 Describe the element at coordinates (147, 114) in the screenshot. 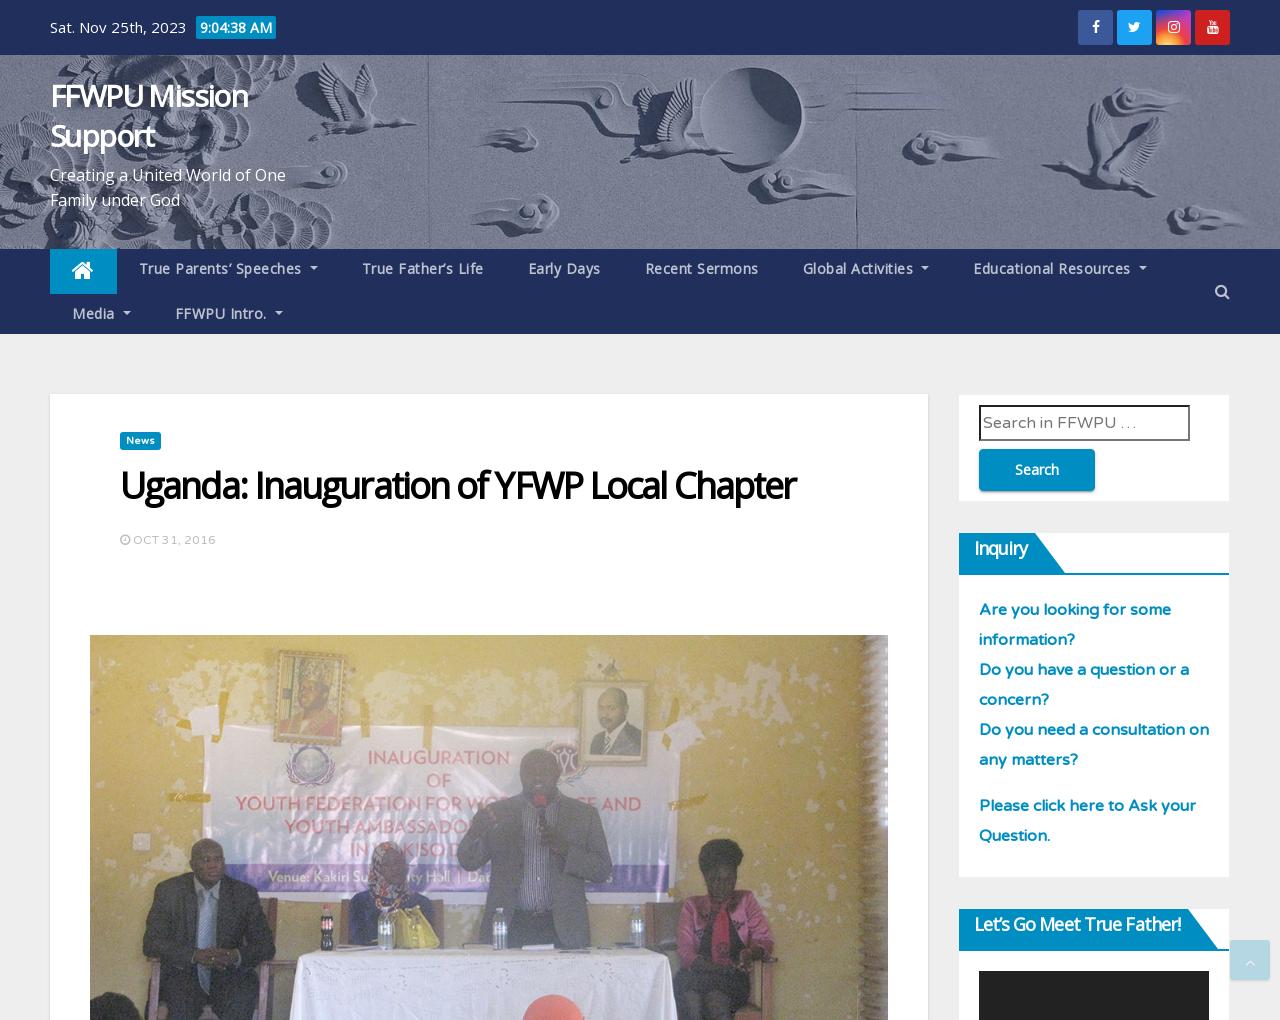

I see `'FFWPU Mission Support'` at that location.